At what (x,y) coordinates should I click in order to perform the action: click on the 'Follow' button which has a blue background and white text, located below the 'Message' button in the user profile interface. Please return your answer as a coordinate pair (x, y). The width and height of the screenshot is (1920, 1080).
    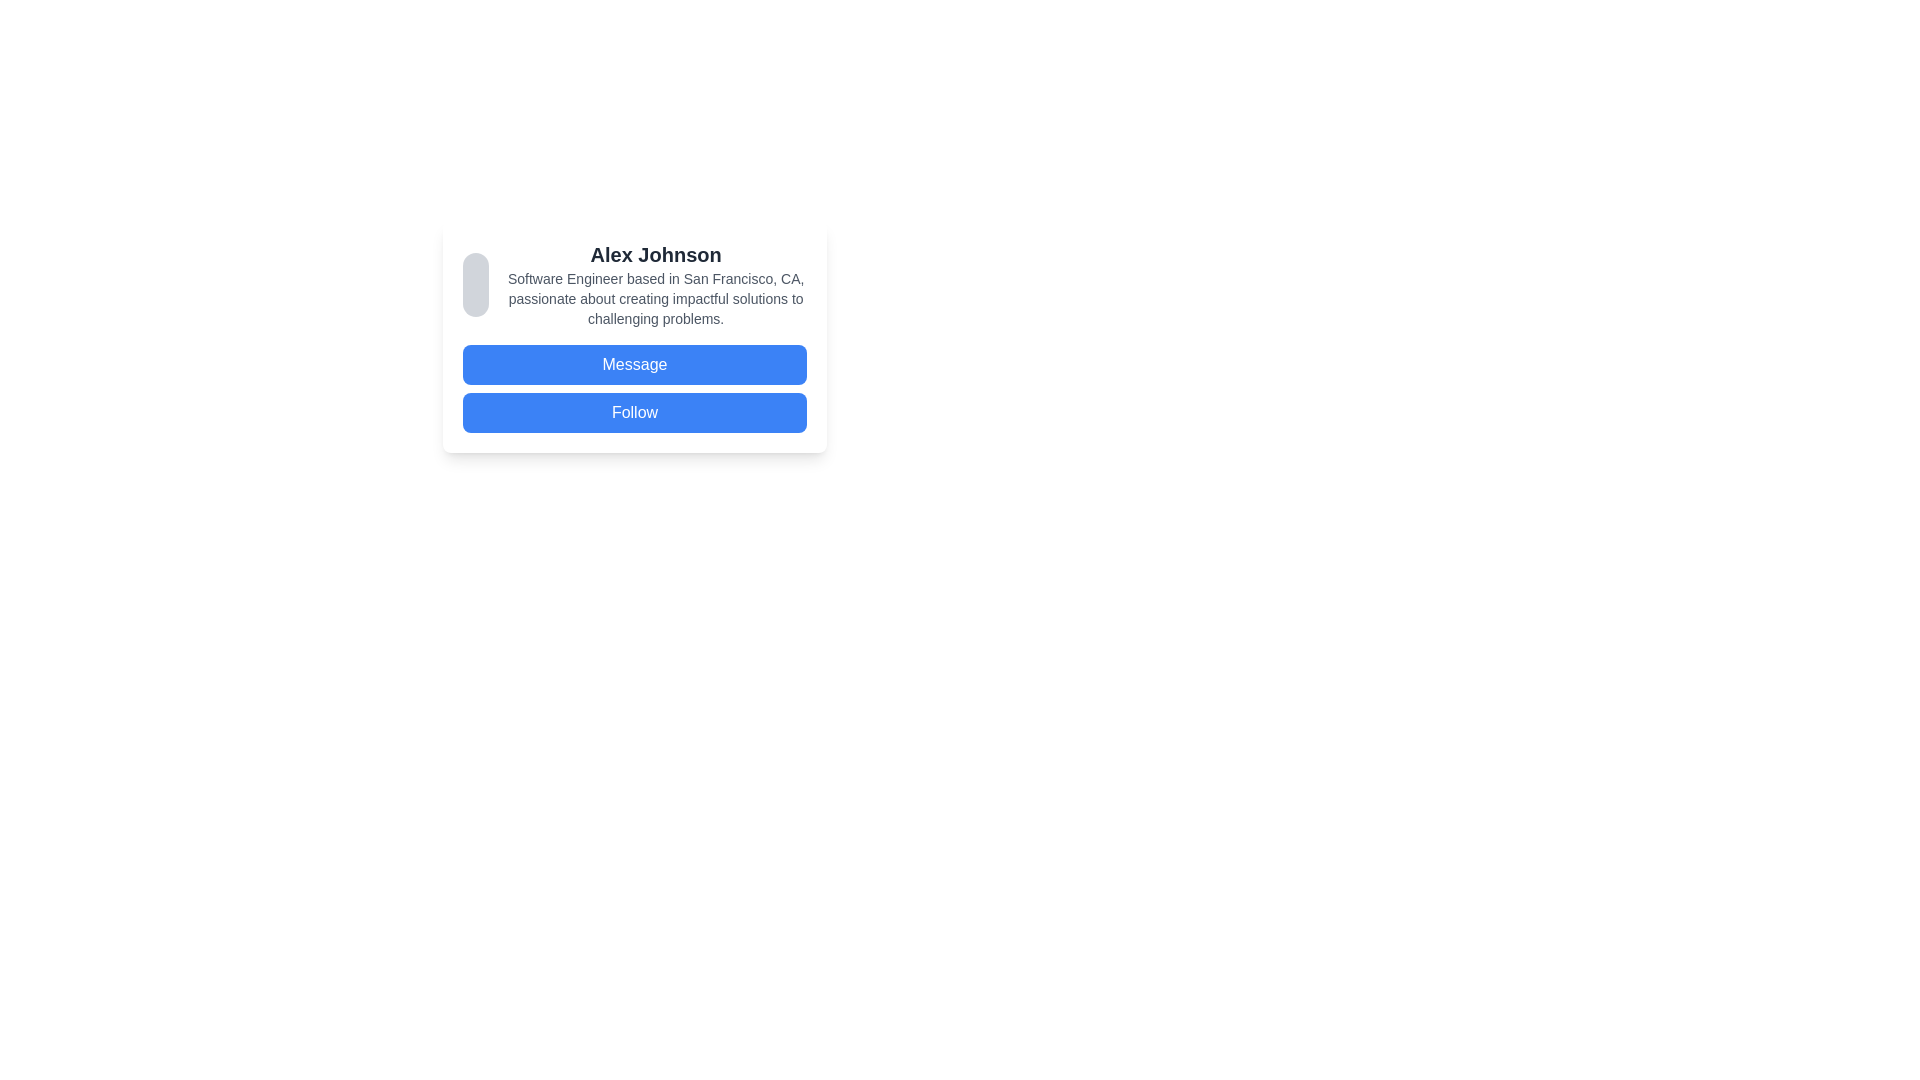
    Looking at the image, I should click on (633, 411).